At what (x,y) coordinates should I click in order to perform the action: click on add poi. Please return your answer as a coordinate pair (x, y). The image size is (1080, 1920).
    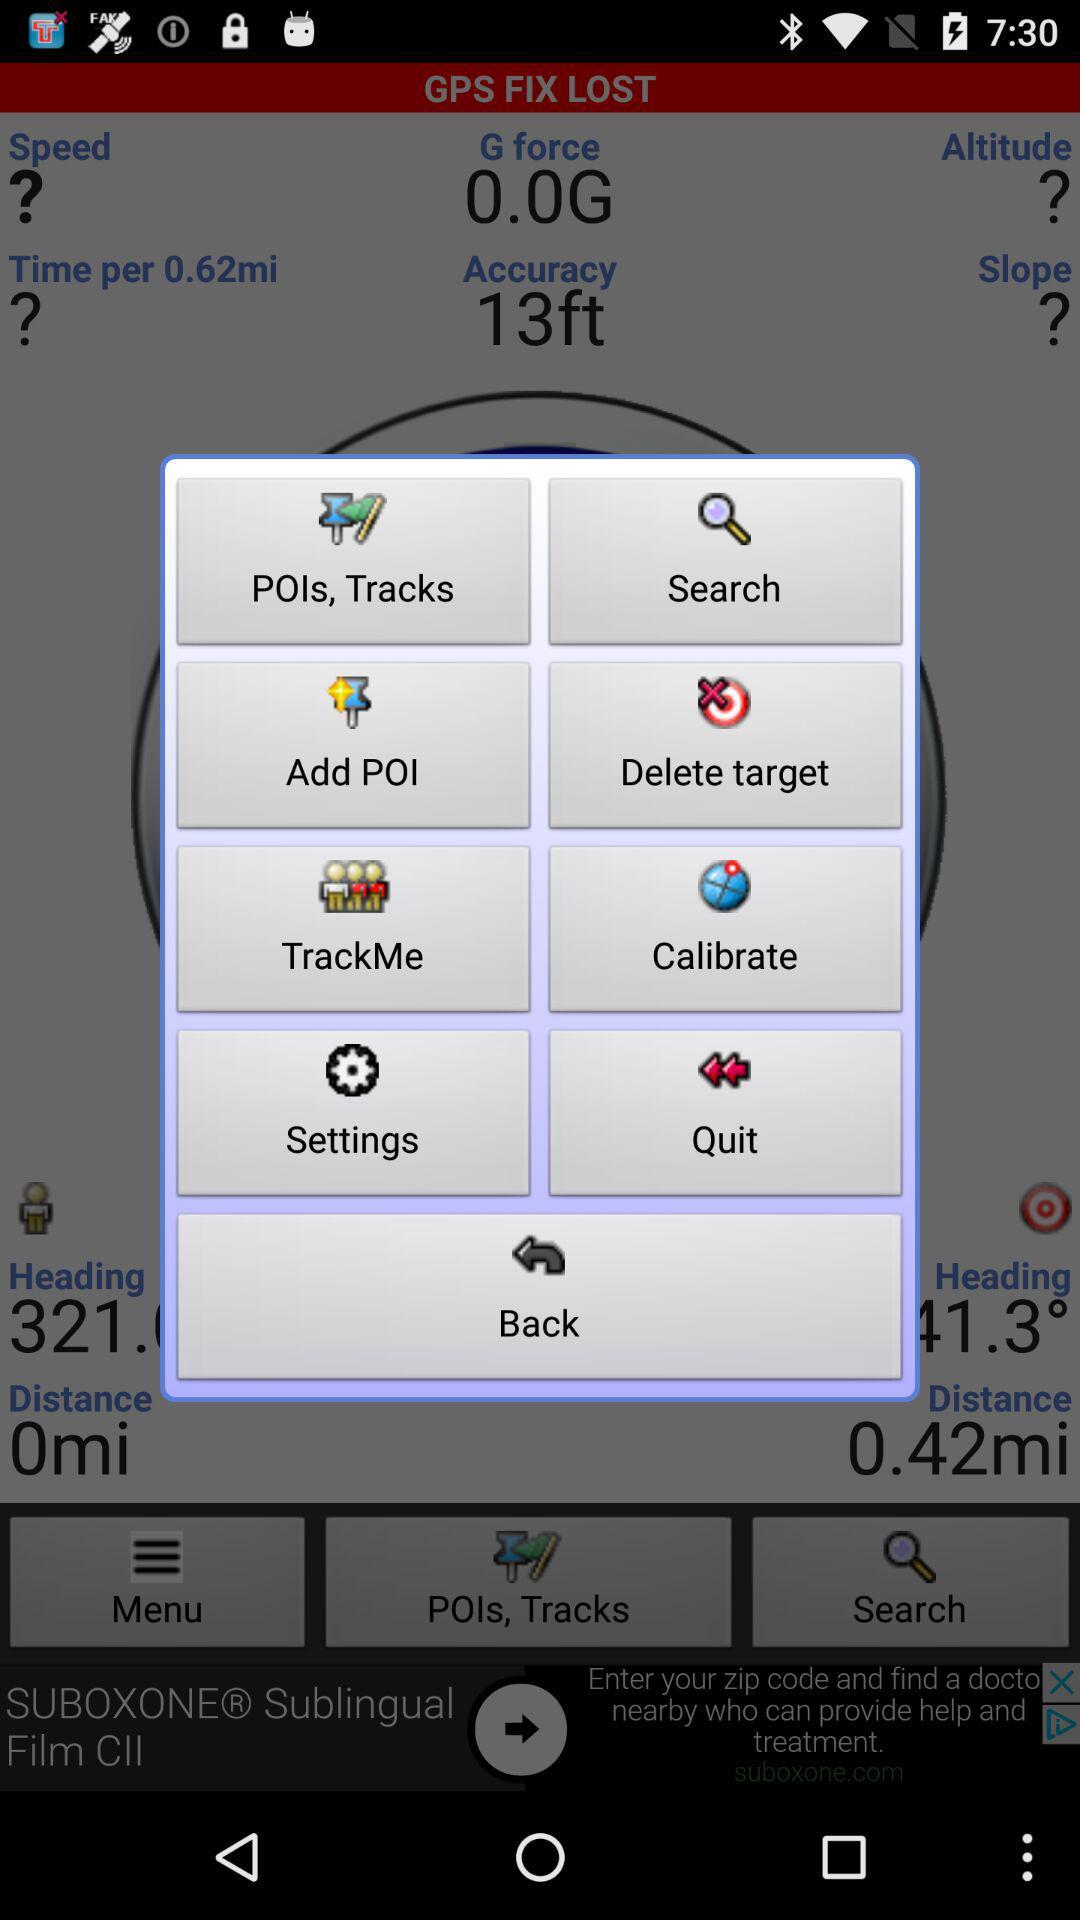
    Looking at the image, I should click on (353, 750).